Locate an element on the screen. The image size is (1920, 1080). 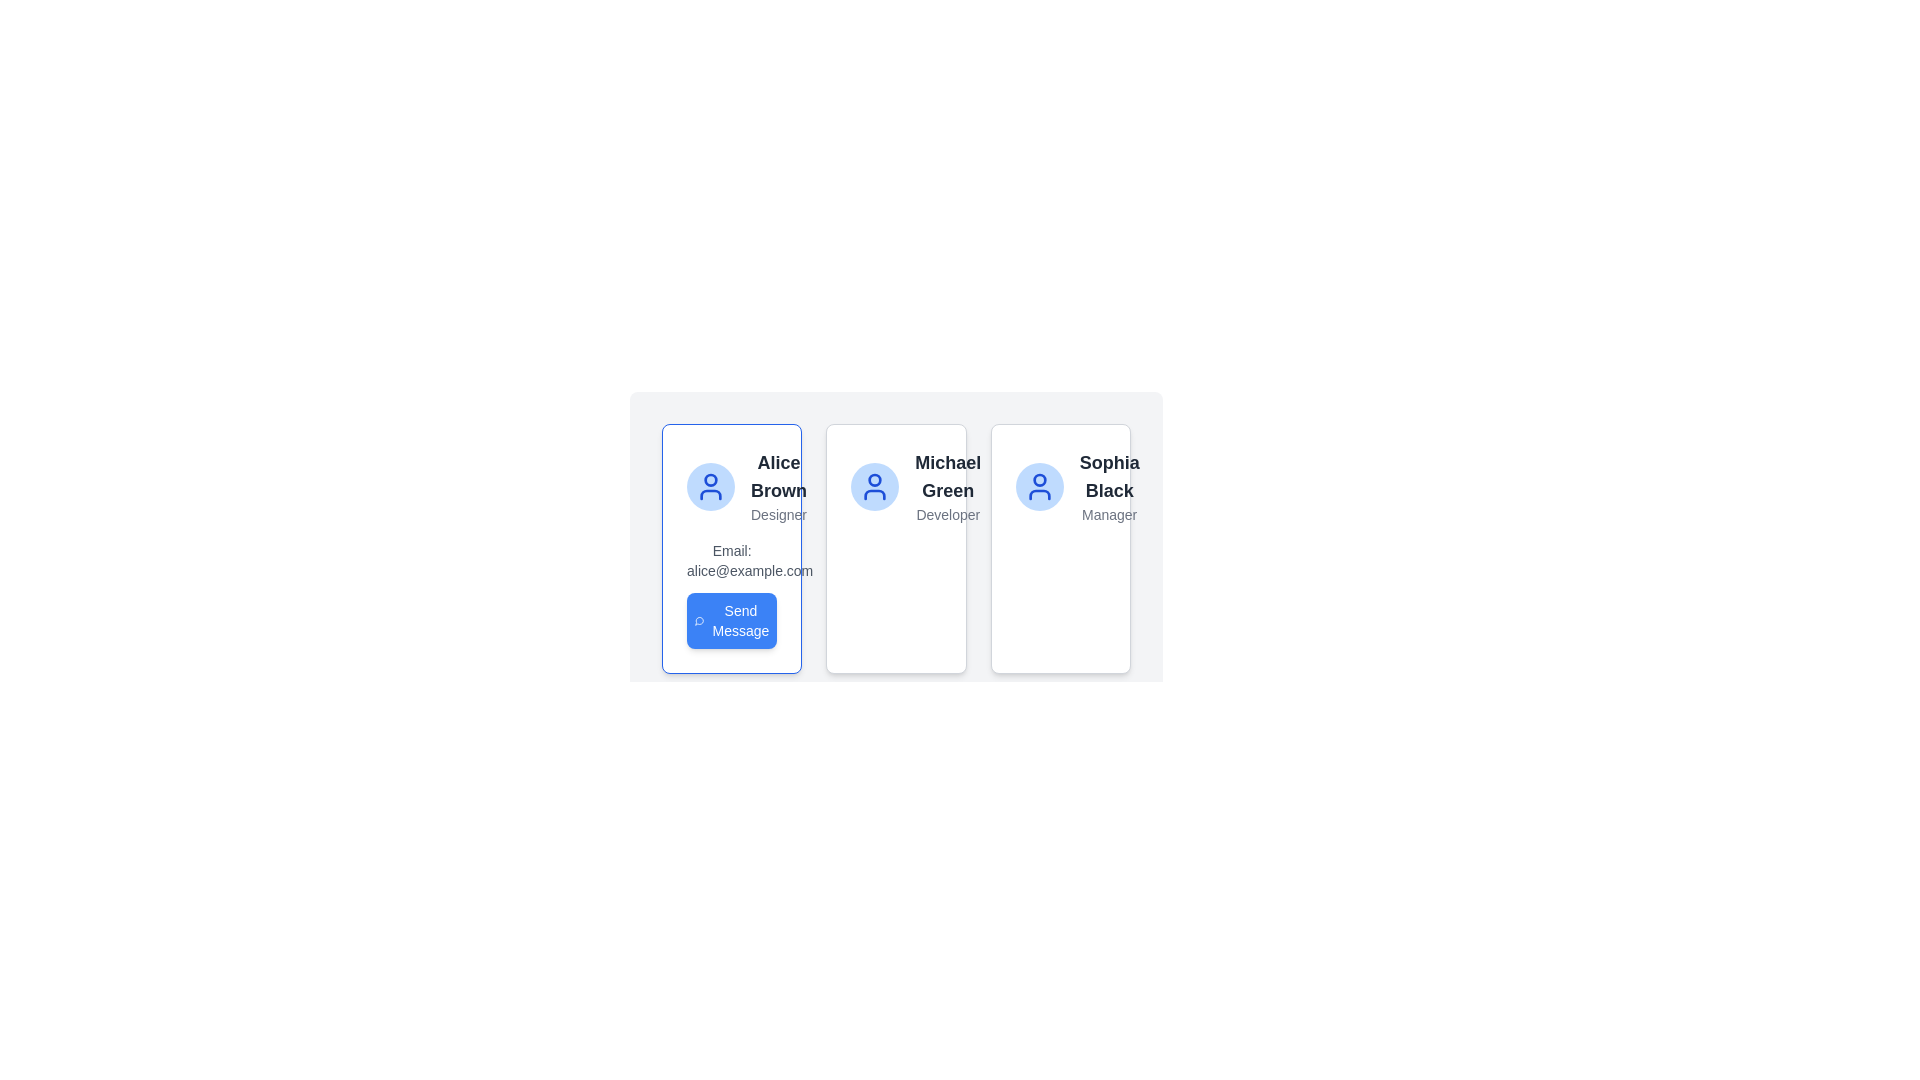
the Profile Card displaying information about 'Michael Green', which is the second card in a horizontal list of three profile cards is located at coordinates (895, 548).